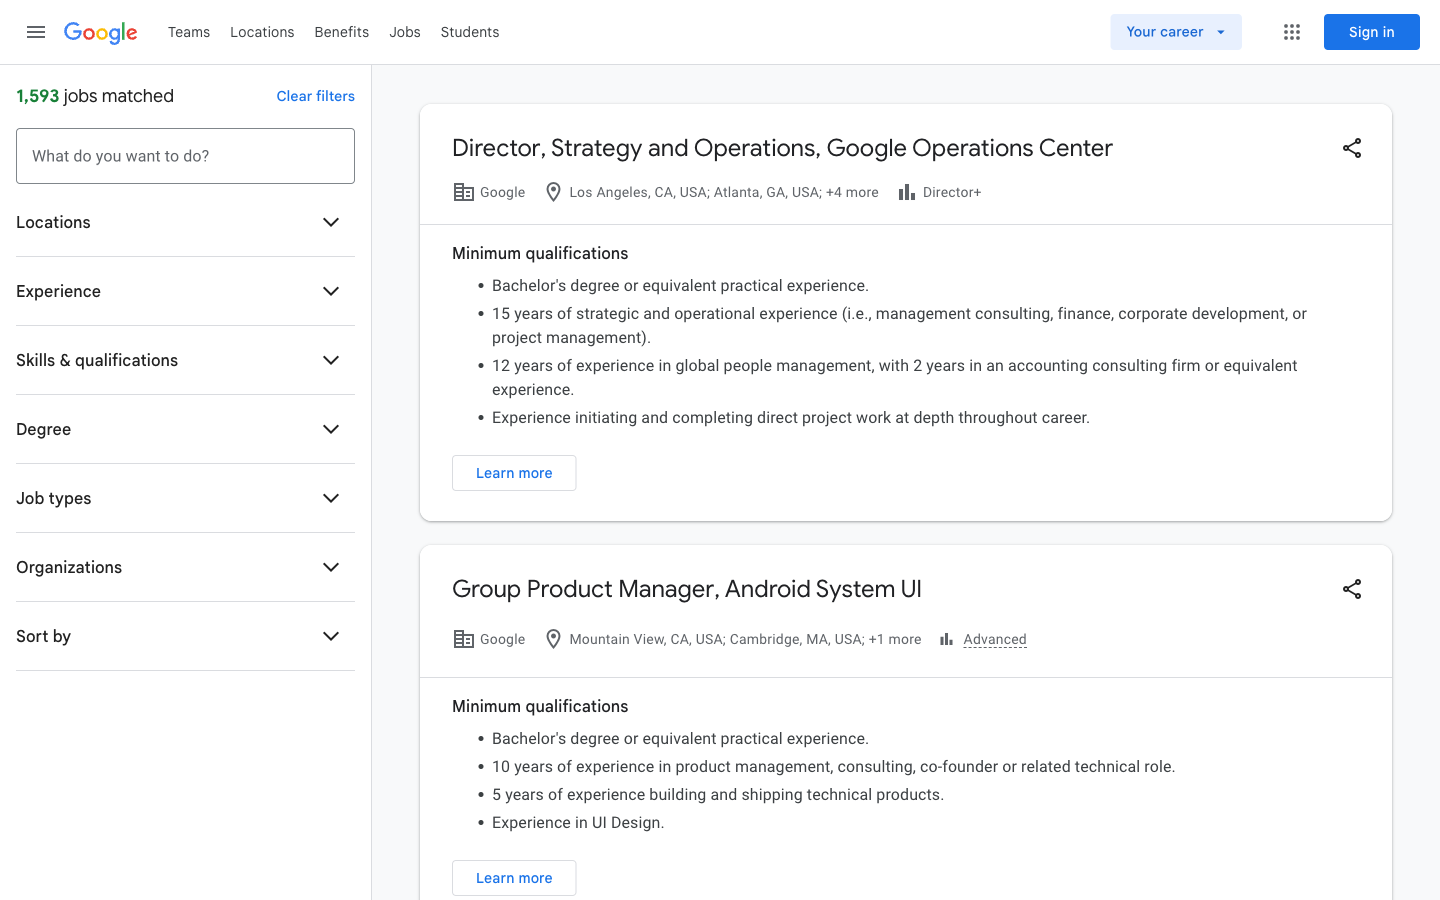 This screenshot has height=900, width=1440. Describe the element at coordinates (100, 33) in the screenshot. I see `Google` at that location.